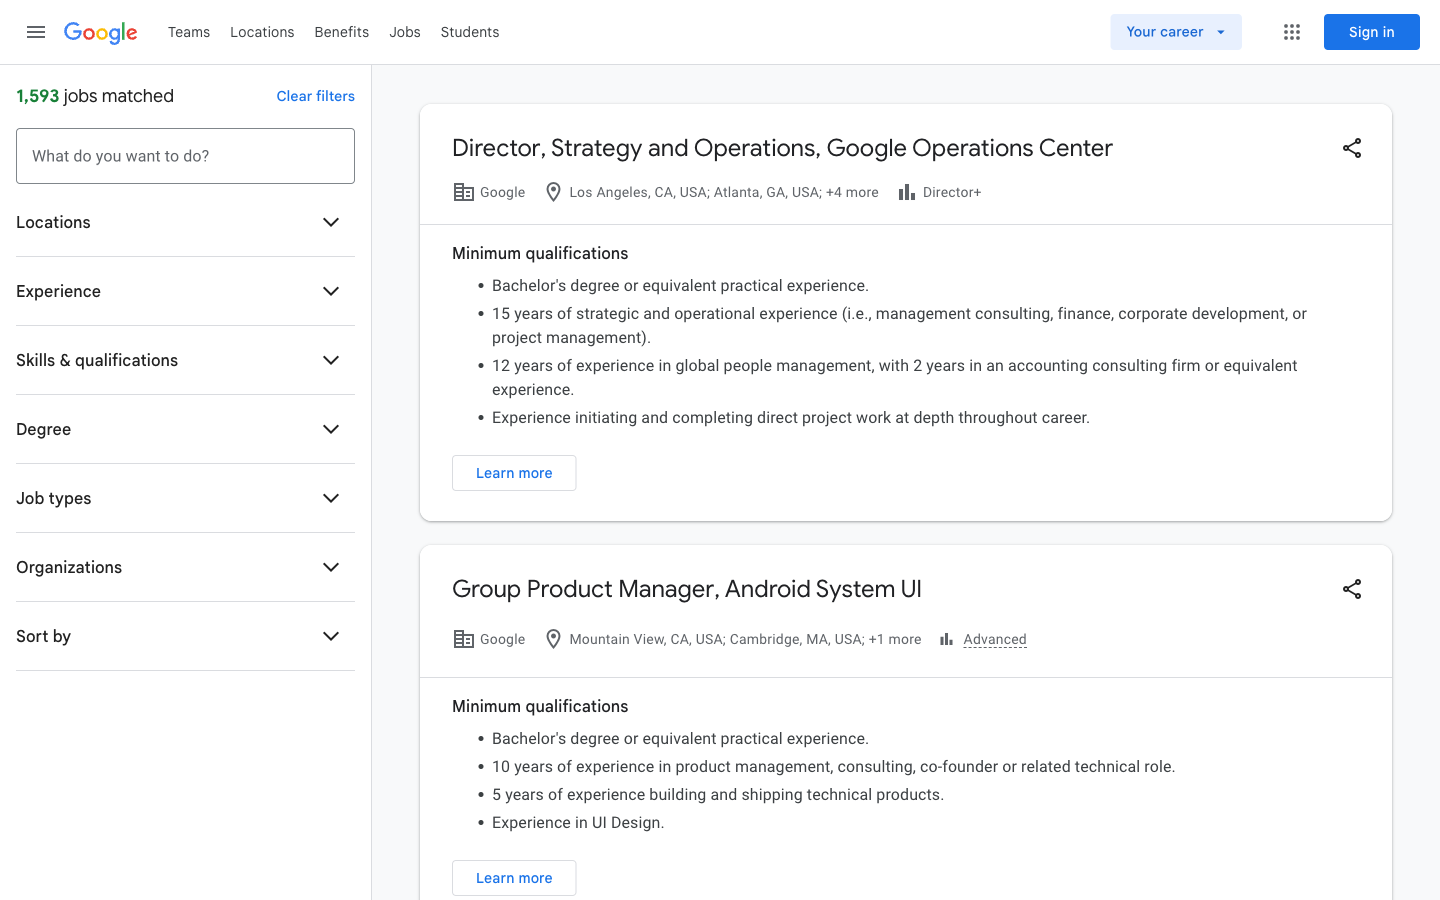 This screenshot has height=900, width=1440. Describe the element at coordinates (100, 33) in the screenshot. I see `Google` at that location.